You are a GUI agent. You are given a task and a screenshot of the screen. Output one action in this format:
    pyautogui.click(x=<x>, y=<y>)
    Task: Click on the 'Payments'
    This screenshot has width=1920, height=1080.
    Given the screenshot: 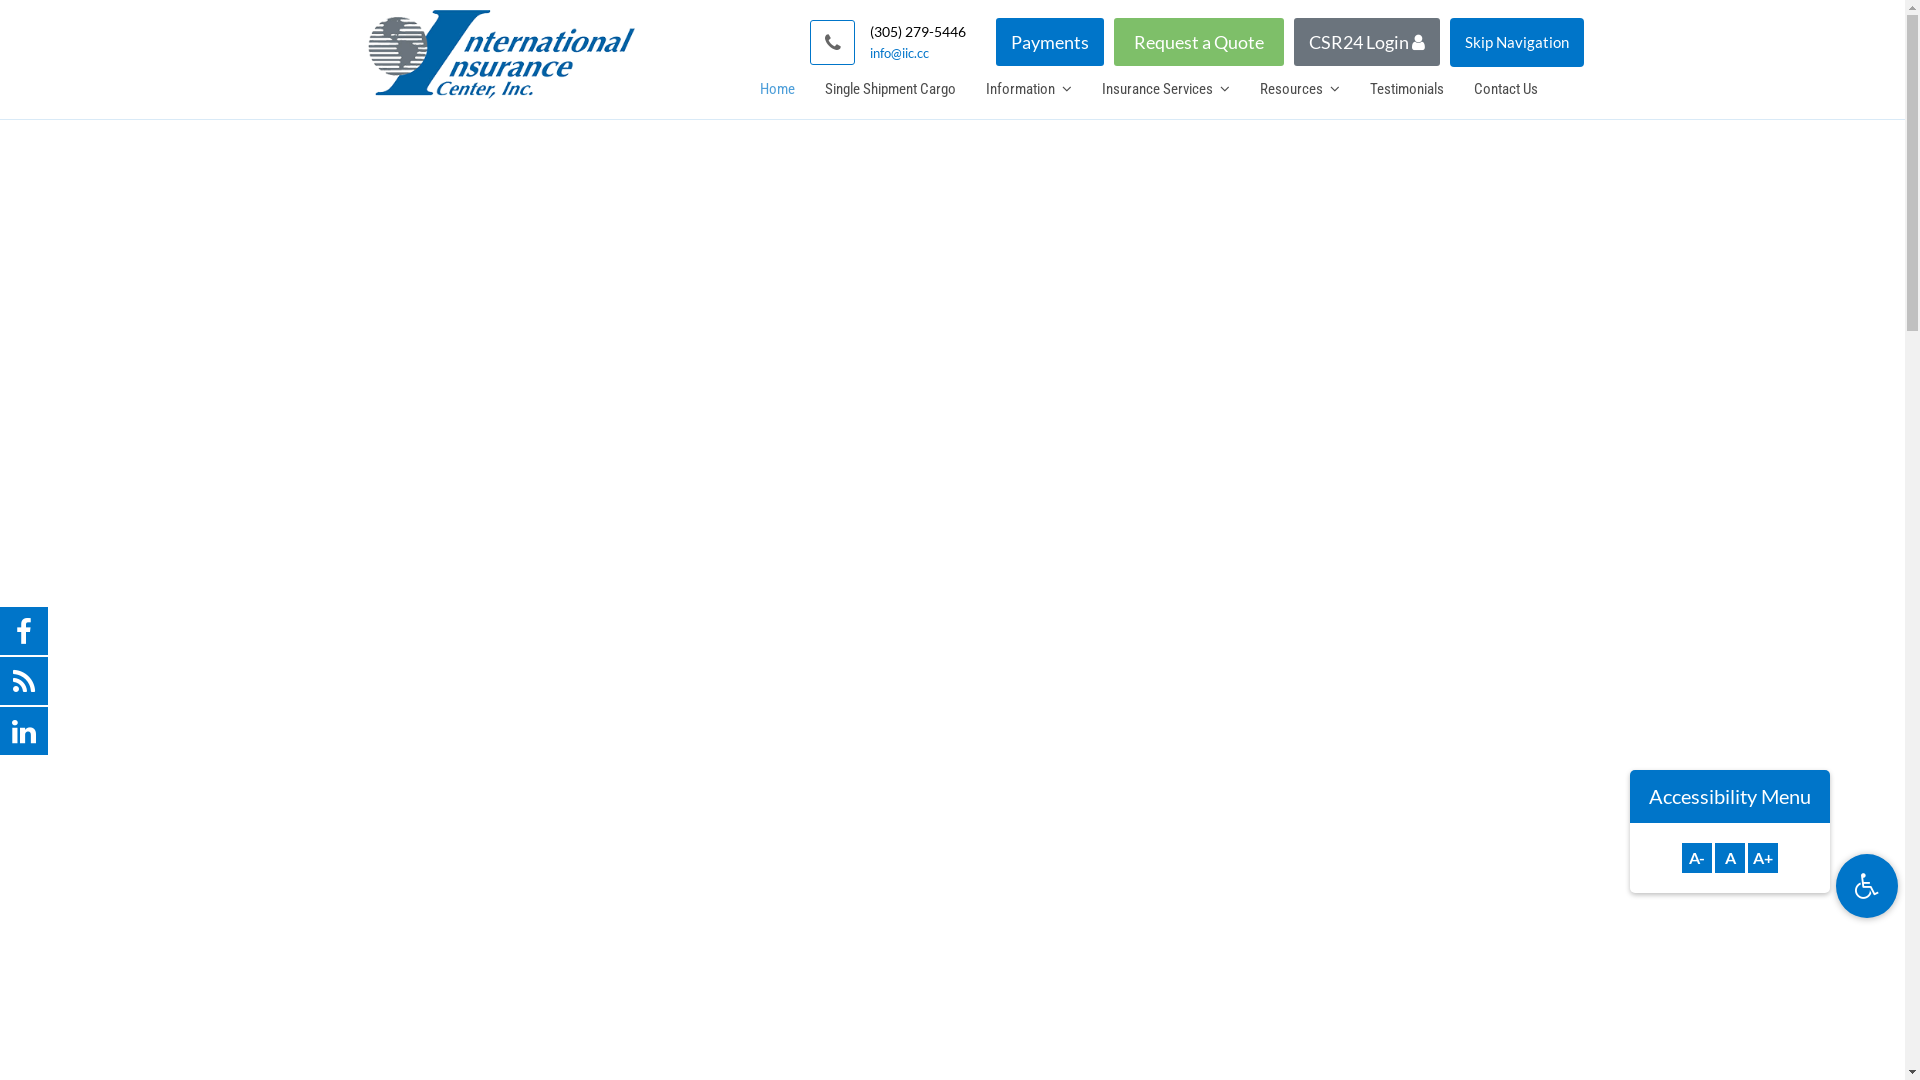 What is the action you would take?
    pyautogui.click(x=1049, y=42)
    